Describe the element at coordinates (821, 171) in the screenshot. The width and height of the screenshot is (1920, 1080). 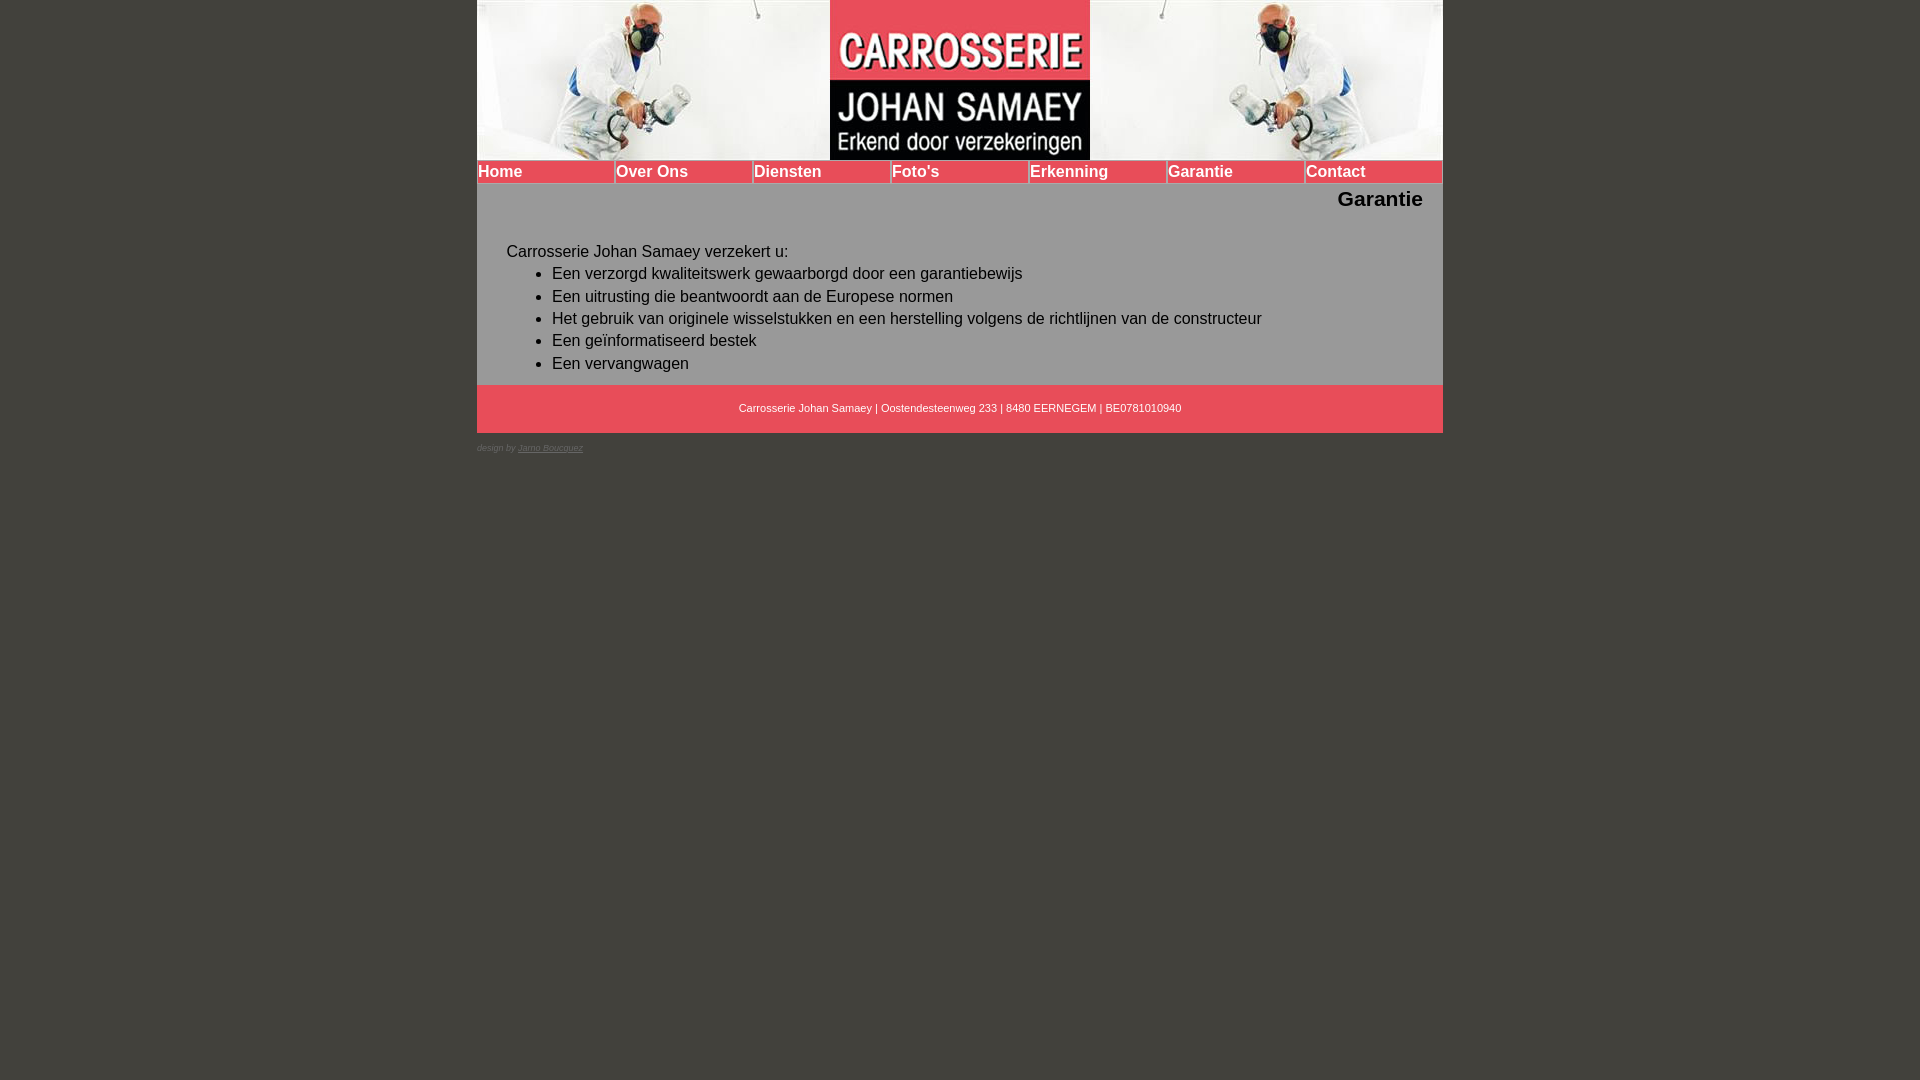
I see `'Diensten'` at that location.